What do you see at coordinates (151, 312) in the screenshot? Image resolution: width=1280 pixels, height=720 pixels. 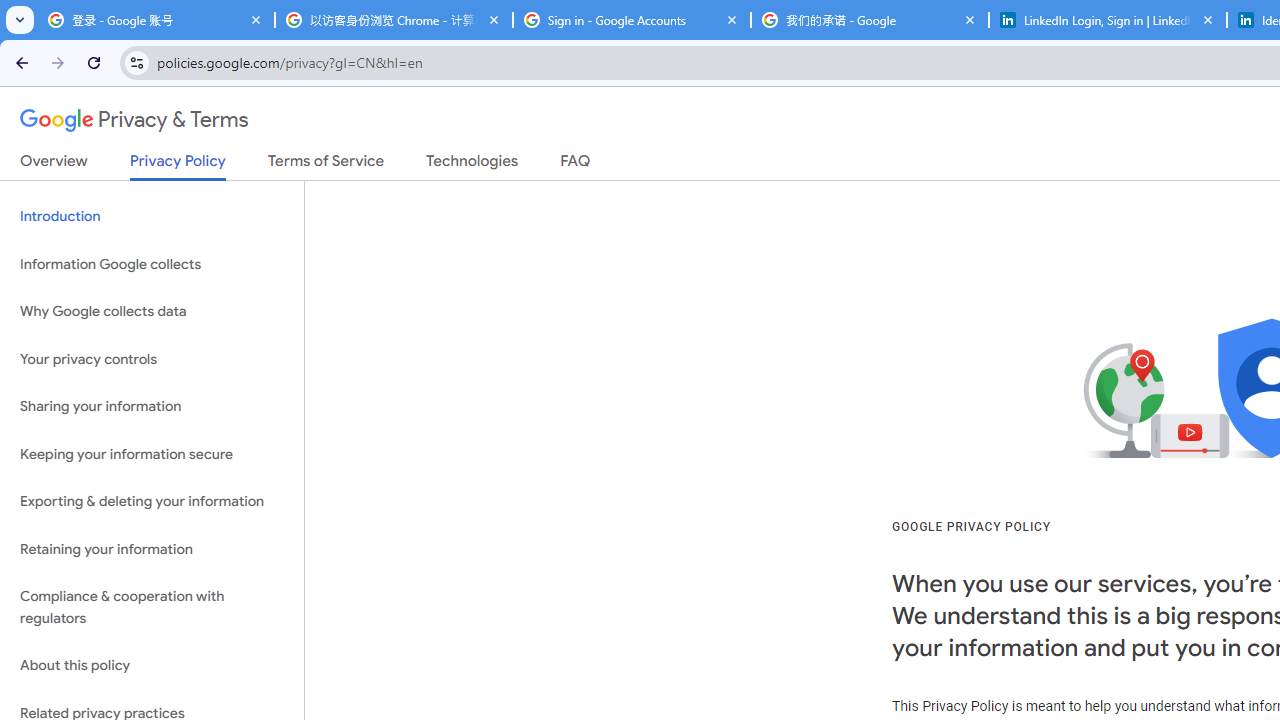 I see `'Why Google collects data'` at bounding box center [151, 312].